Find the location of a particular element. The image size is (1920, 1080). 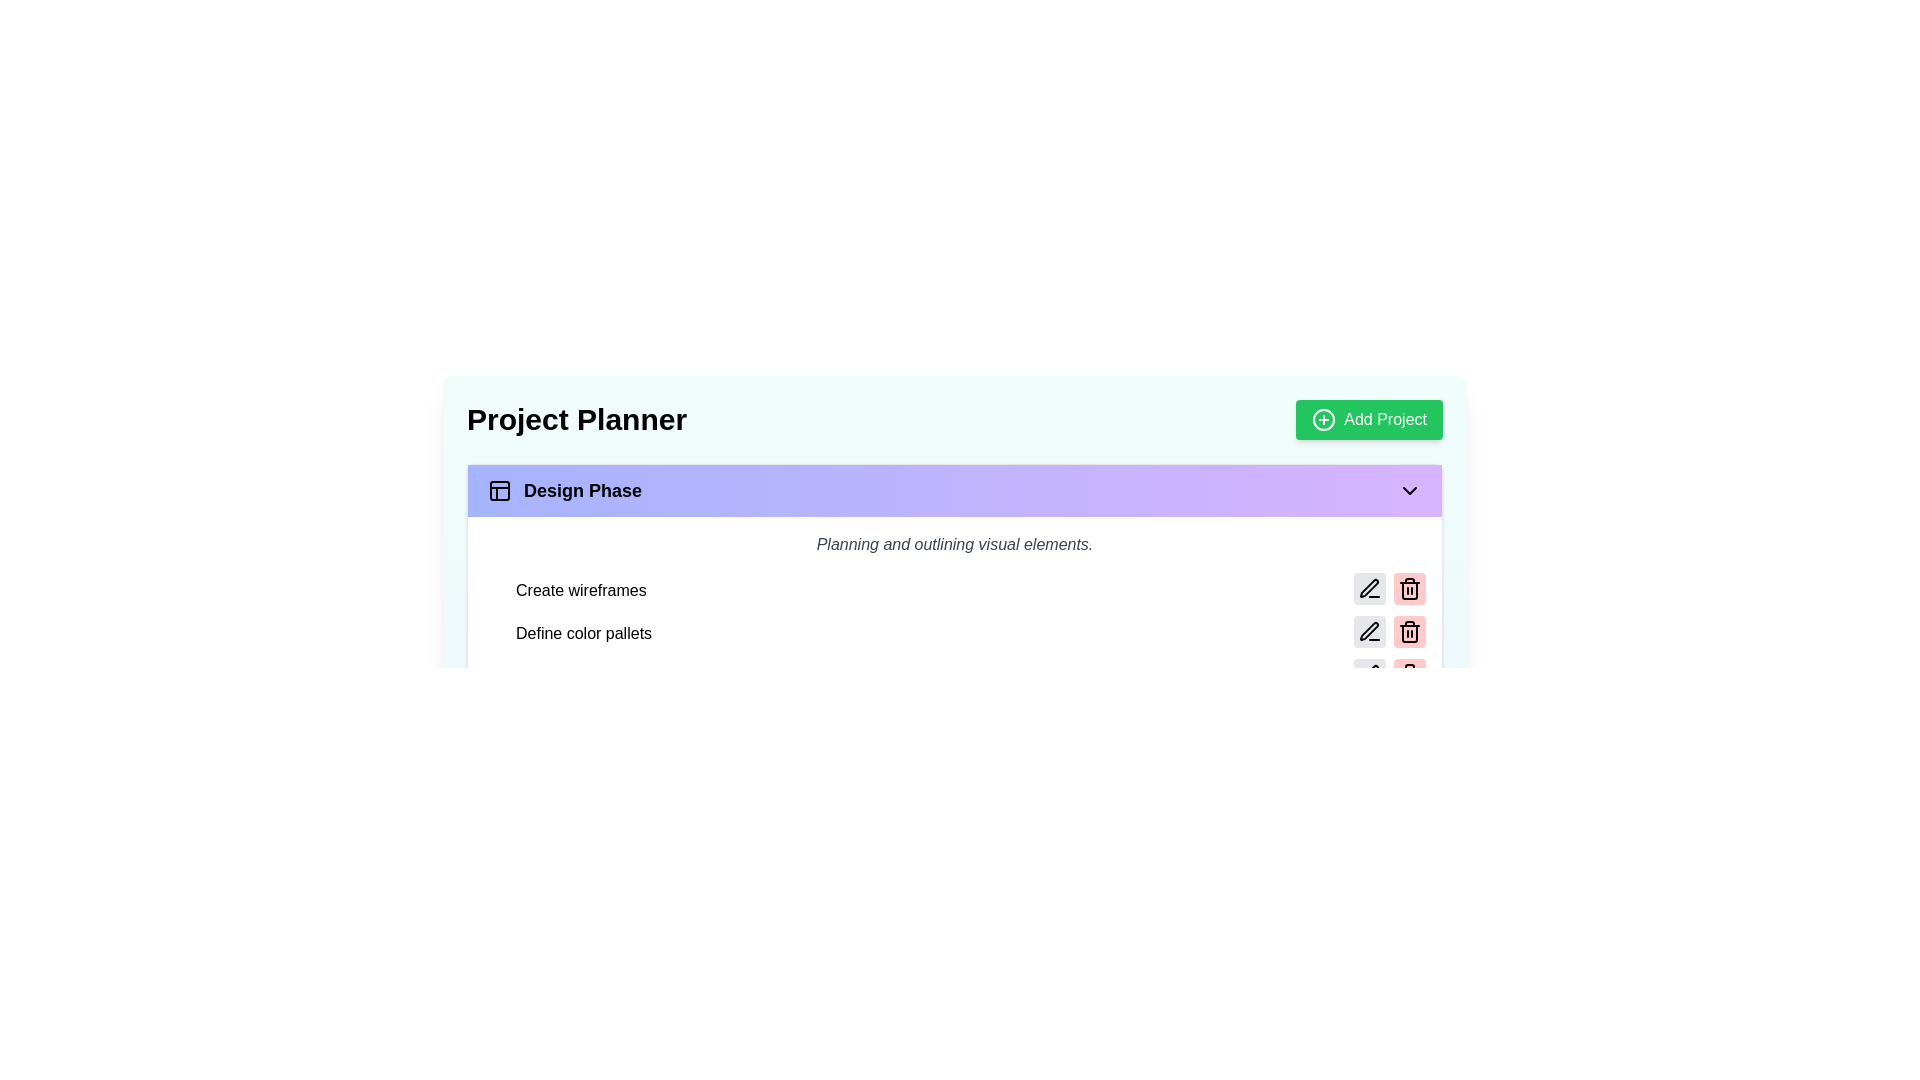

the 'Add Project' text label, which is styled in white on a green background and located to the right of a circular plus icon is located at coordinates (1384, 419).